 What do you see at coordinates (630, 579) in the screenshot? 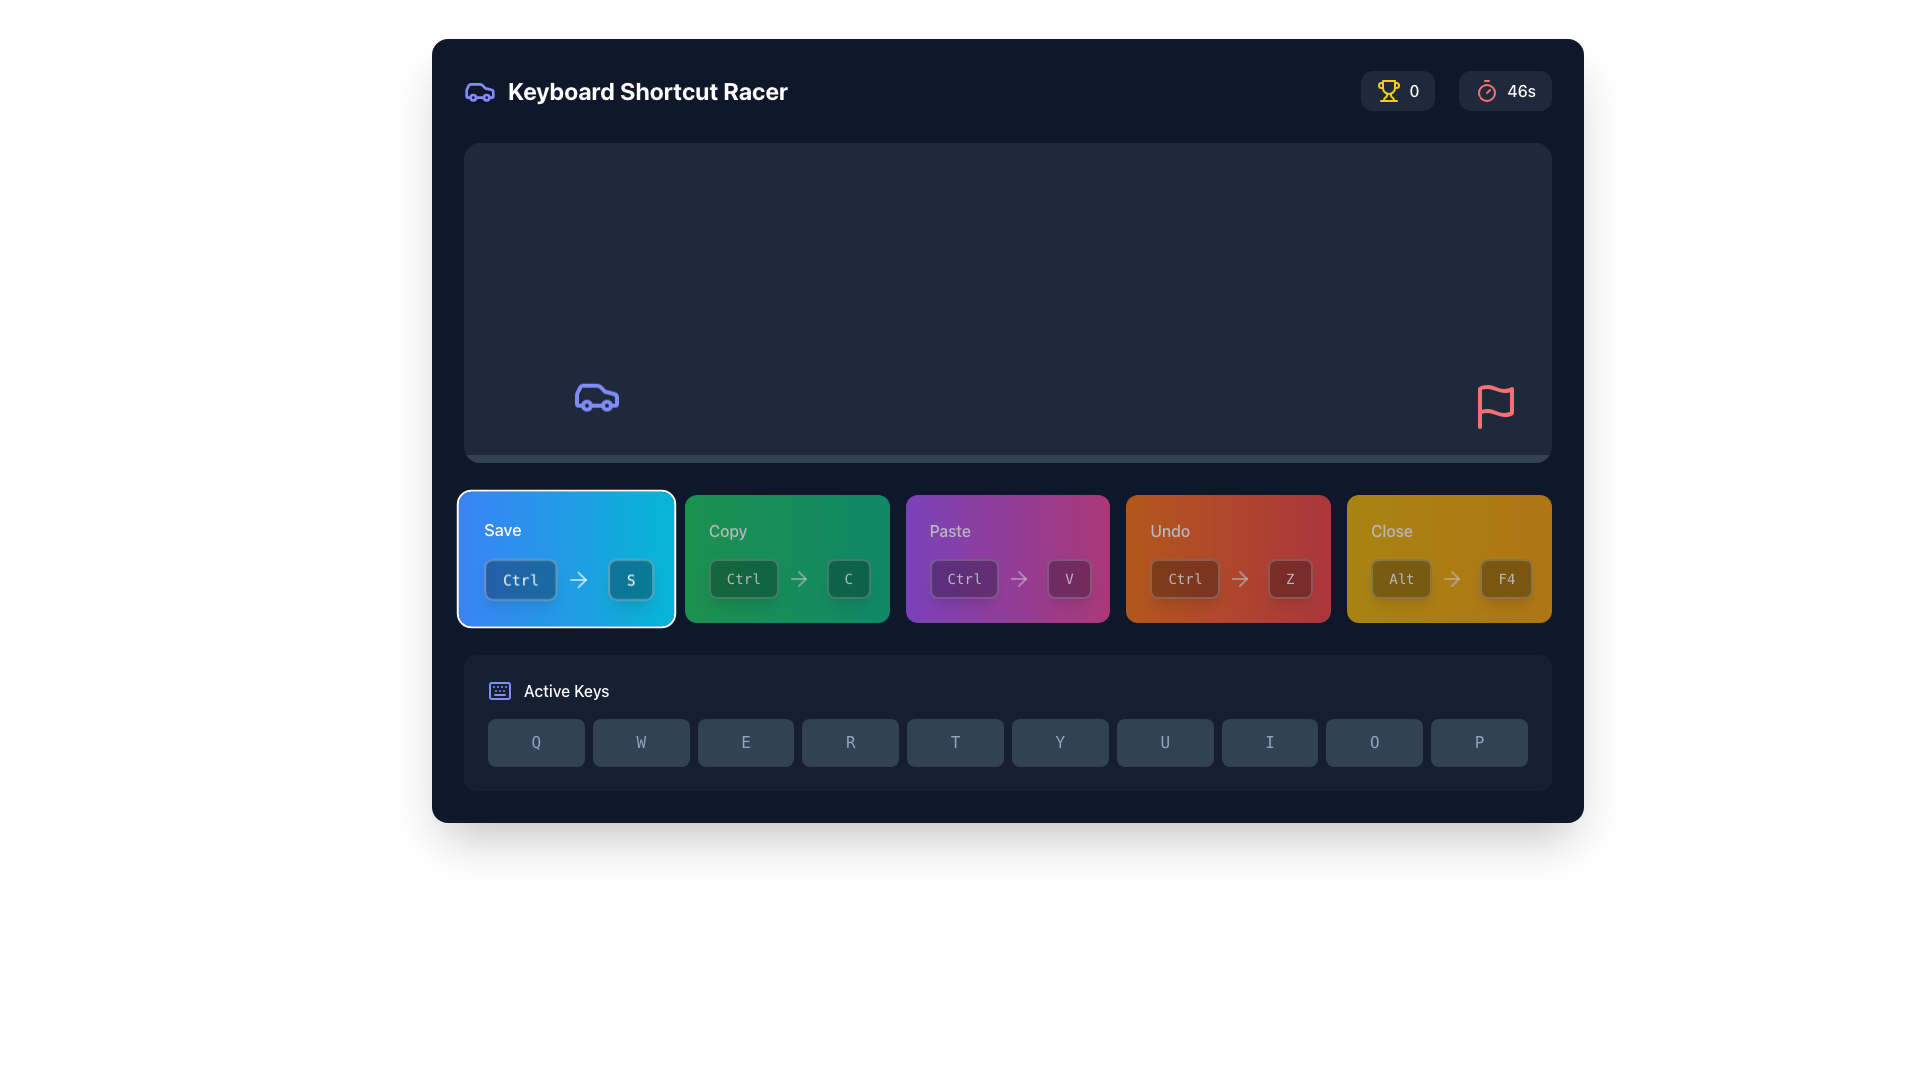
I see `the 'S' key representation styled as a keyboard key with a transparent black background and glowing white text, which is part of the 'Ctrl + S' keyboard shortcut sequence` at bounding box center [630, 579].